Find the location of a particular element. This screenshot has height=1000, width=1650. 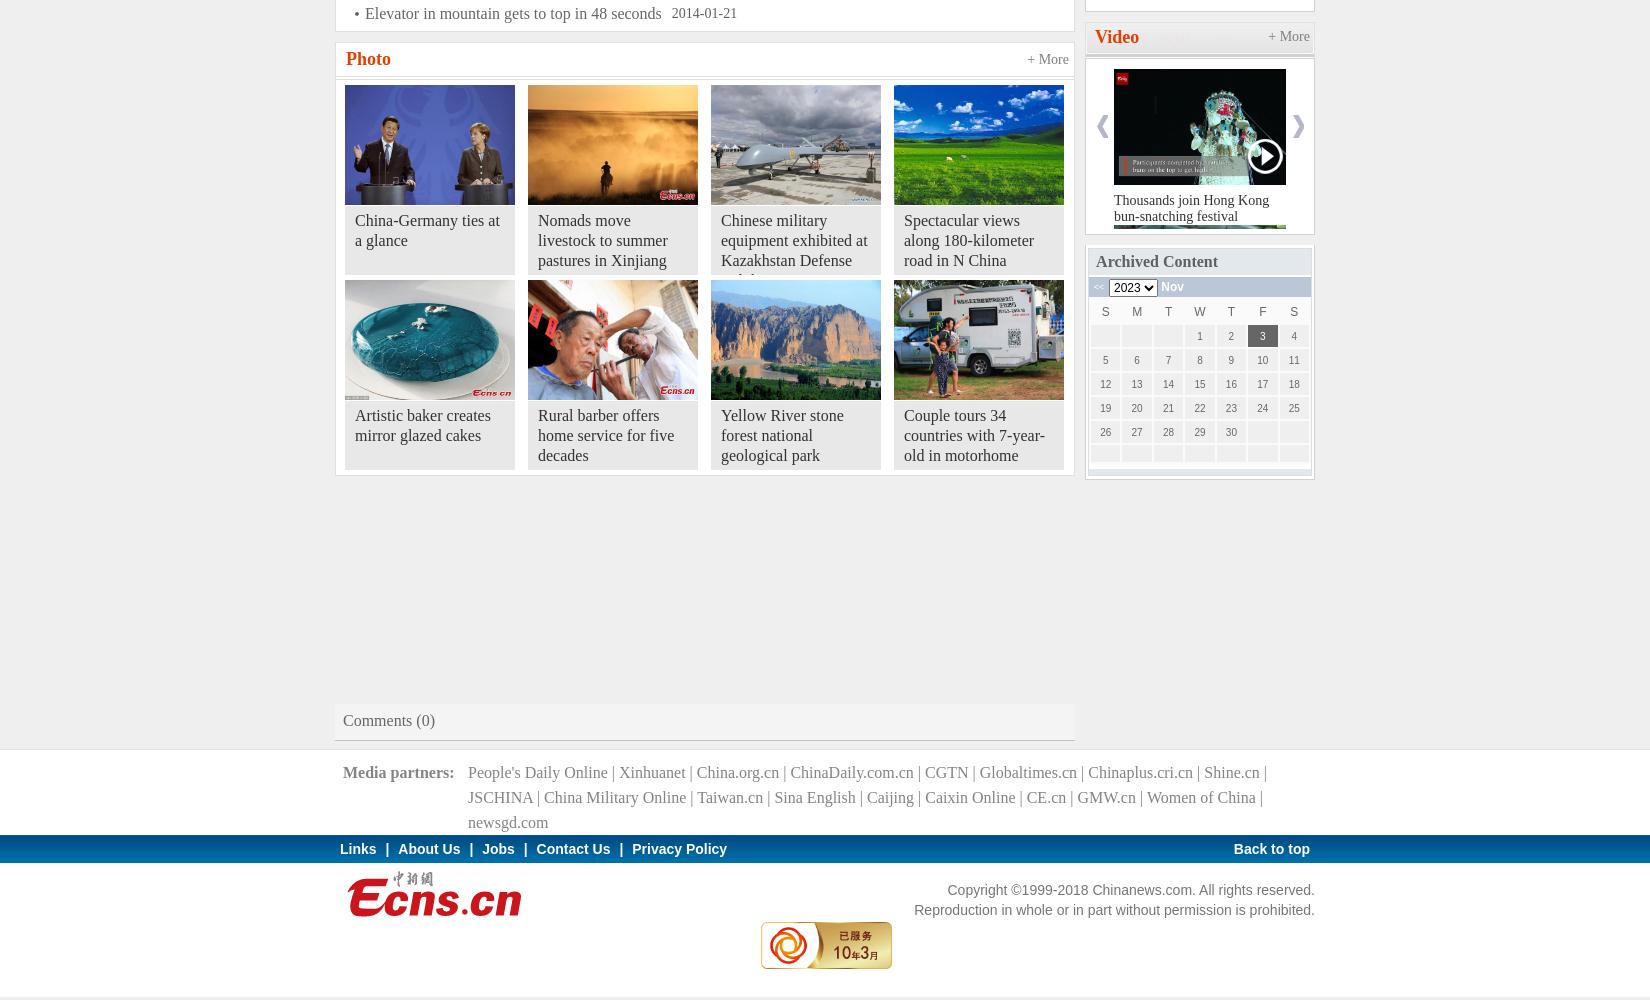

'About Us' is located at coordinates (428, 848).